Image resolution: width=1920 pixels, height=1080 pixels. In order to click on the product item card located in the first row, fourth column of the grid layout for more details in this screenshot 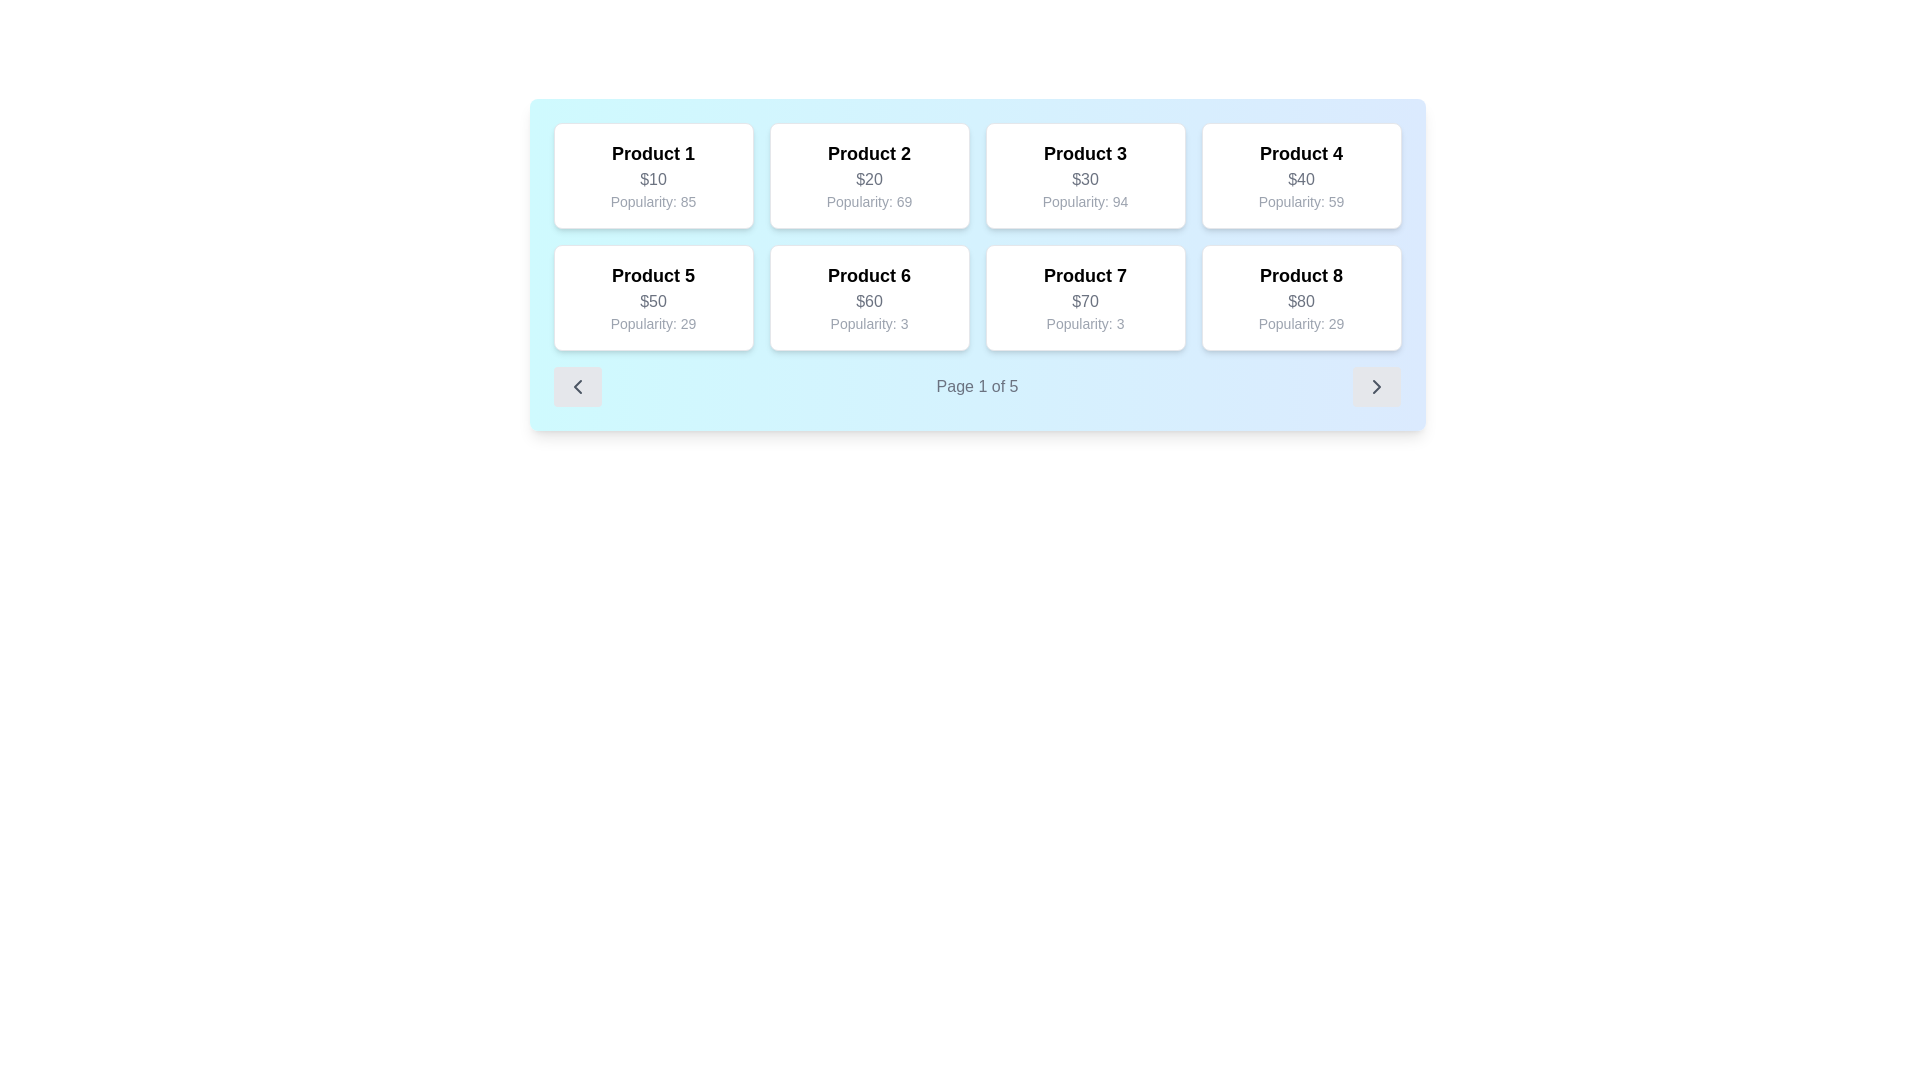, I will do `click(1301, 175)`.